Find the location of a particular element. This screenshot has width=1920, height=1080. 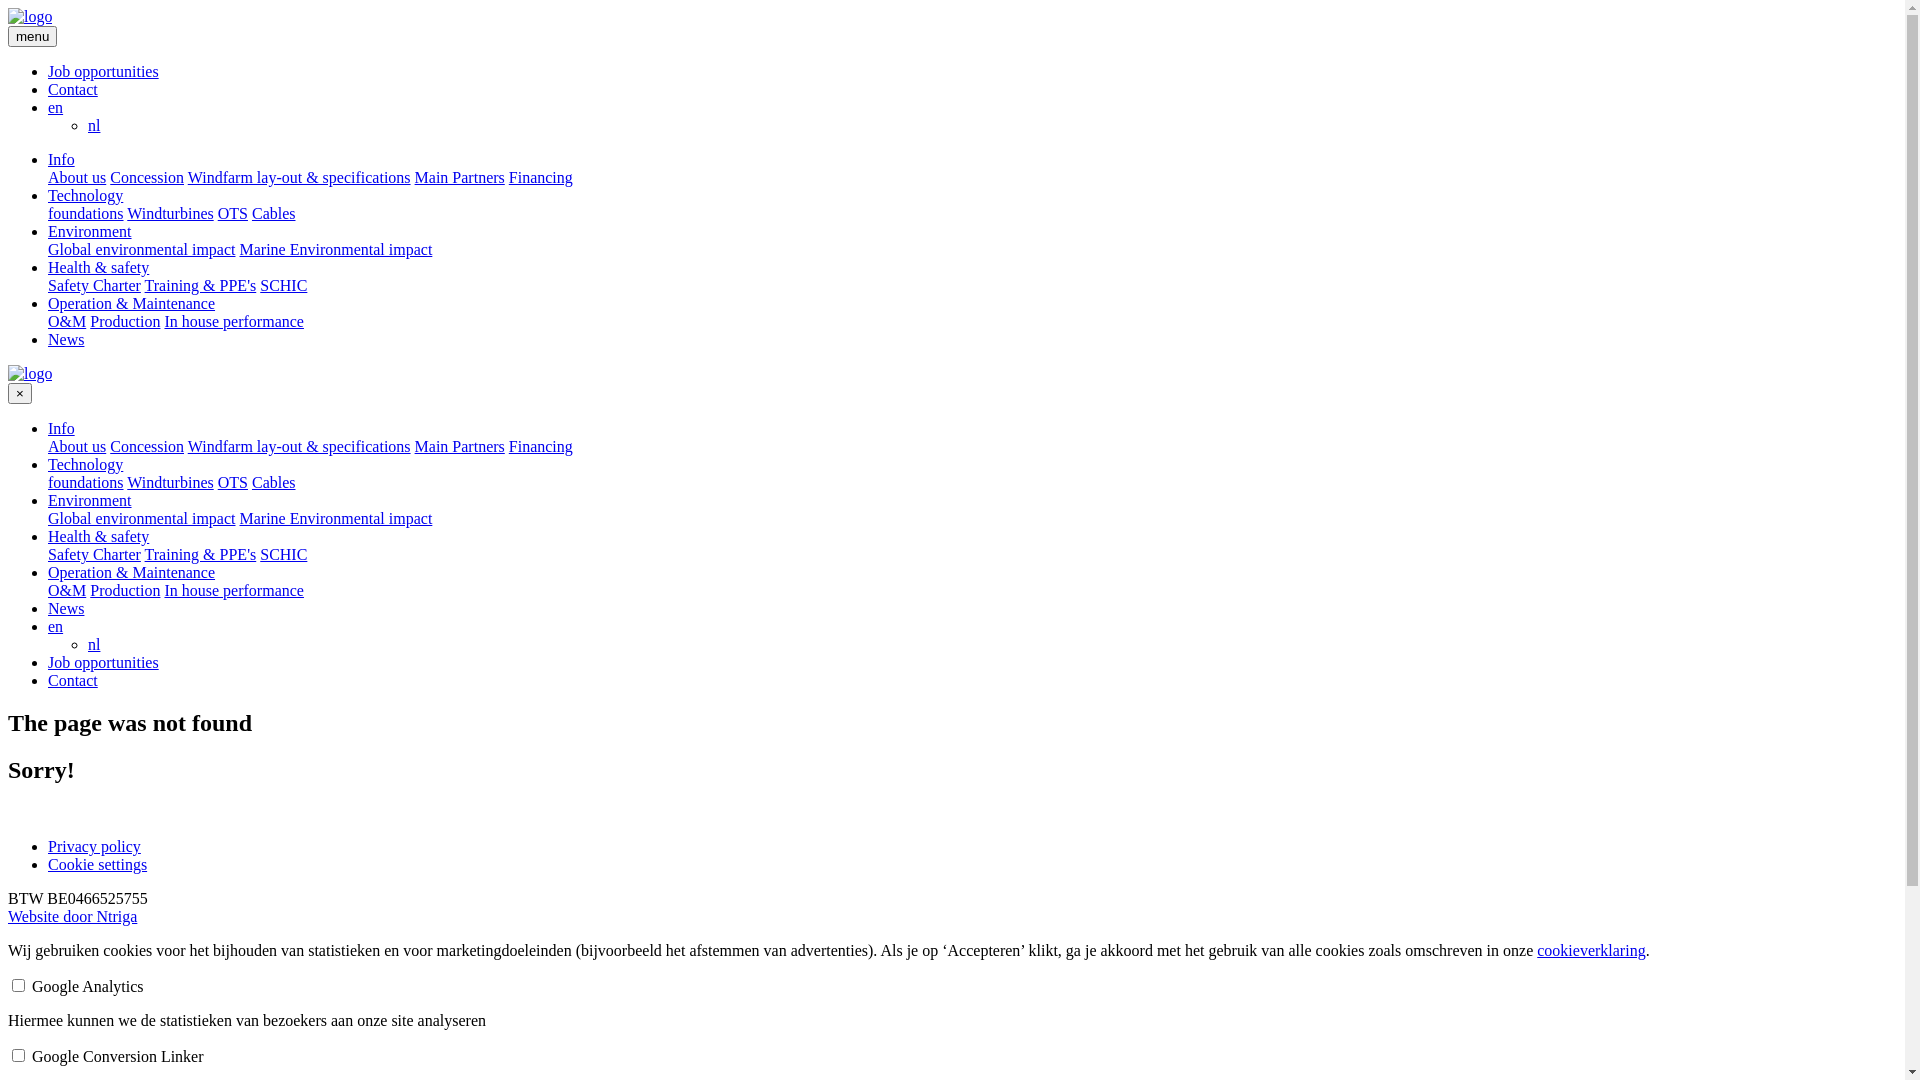

'O&M' is located at coordinates (67, 589).